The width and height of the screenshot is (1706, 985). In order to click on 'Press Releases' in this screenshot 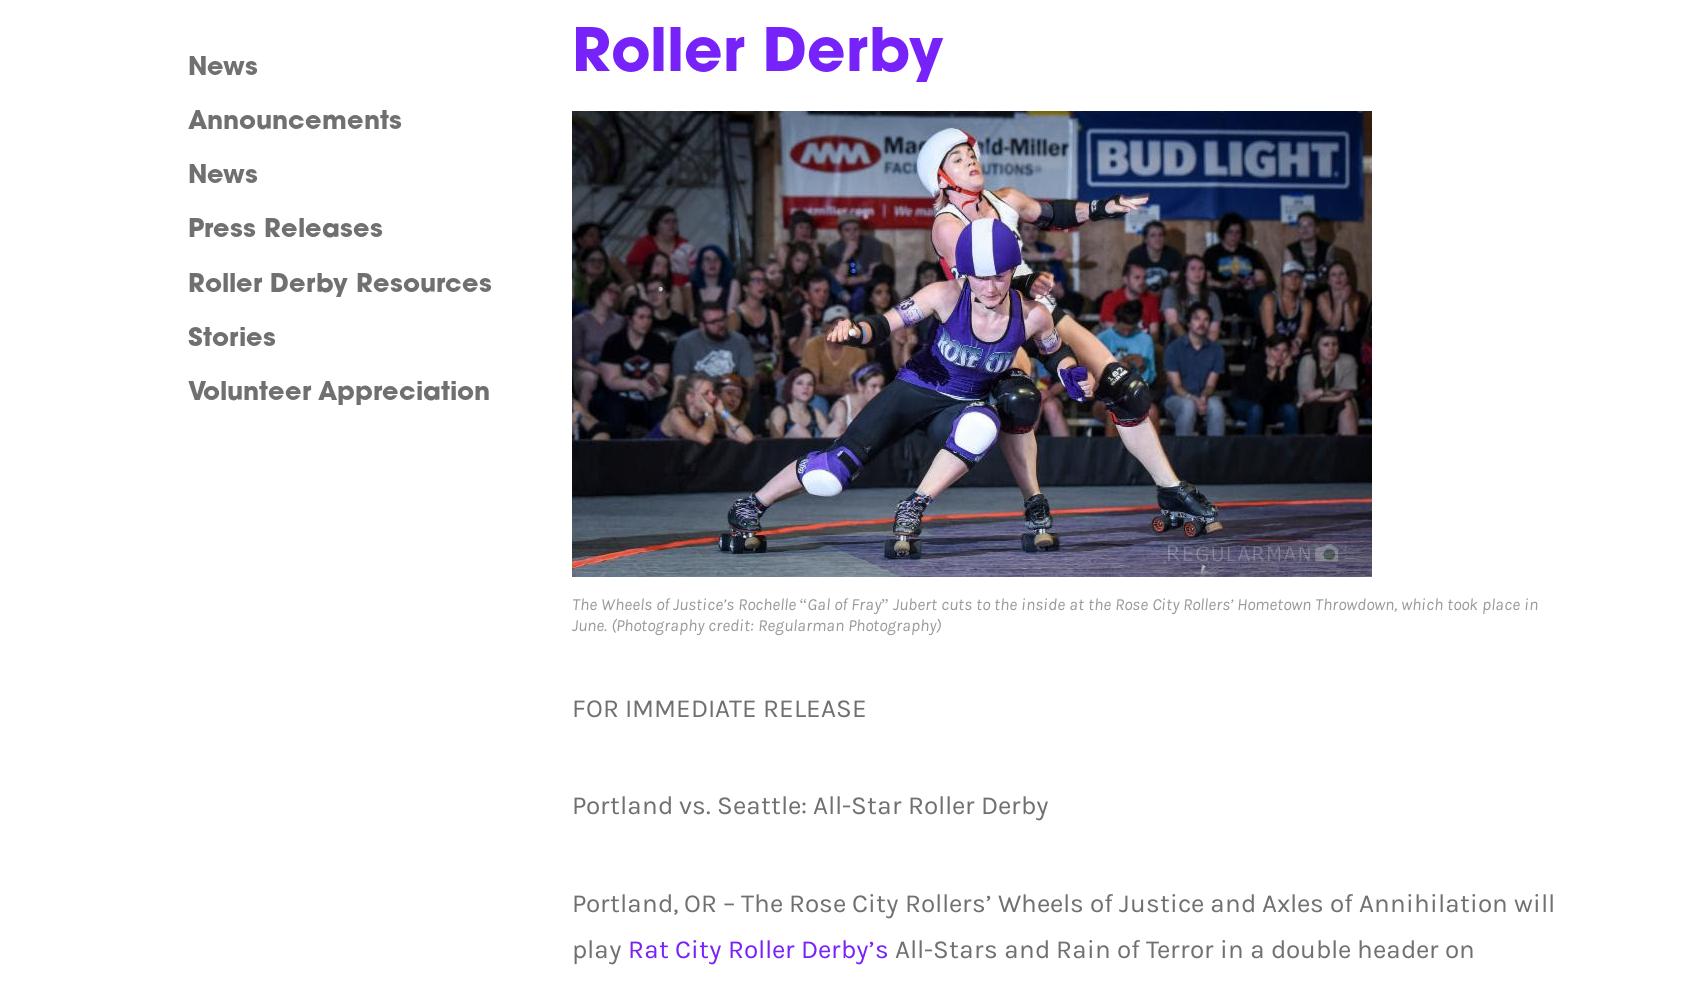, I will do `click(284, 229)`.